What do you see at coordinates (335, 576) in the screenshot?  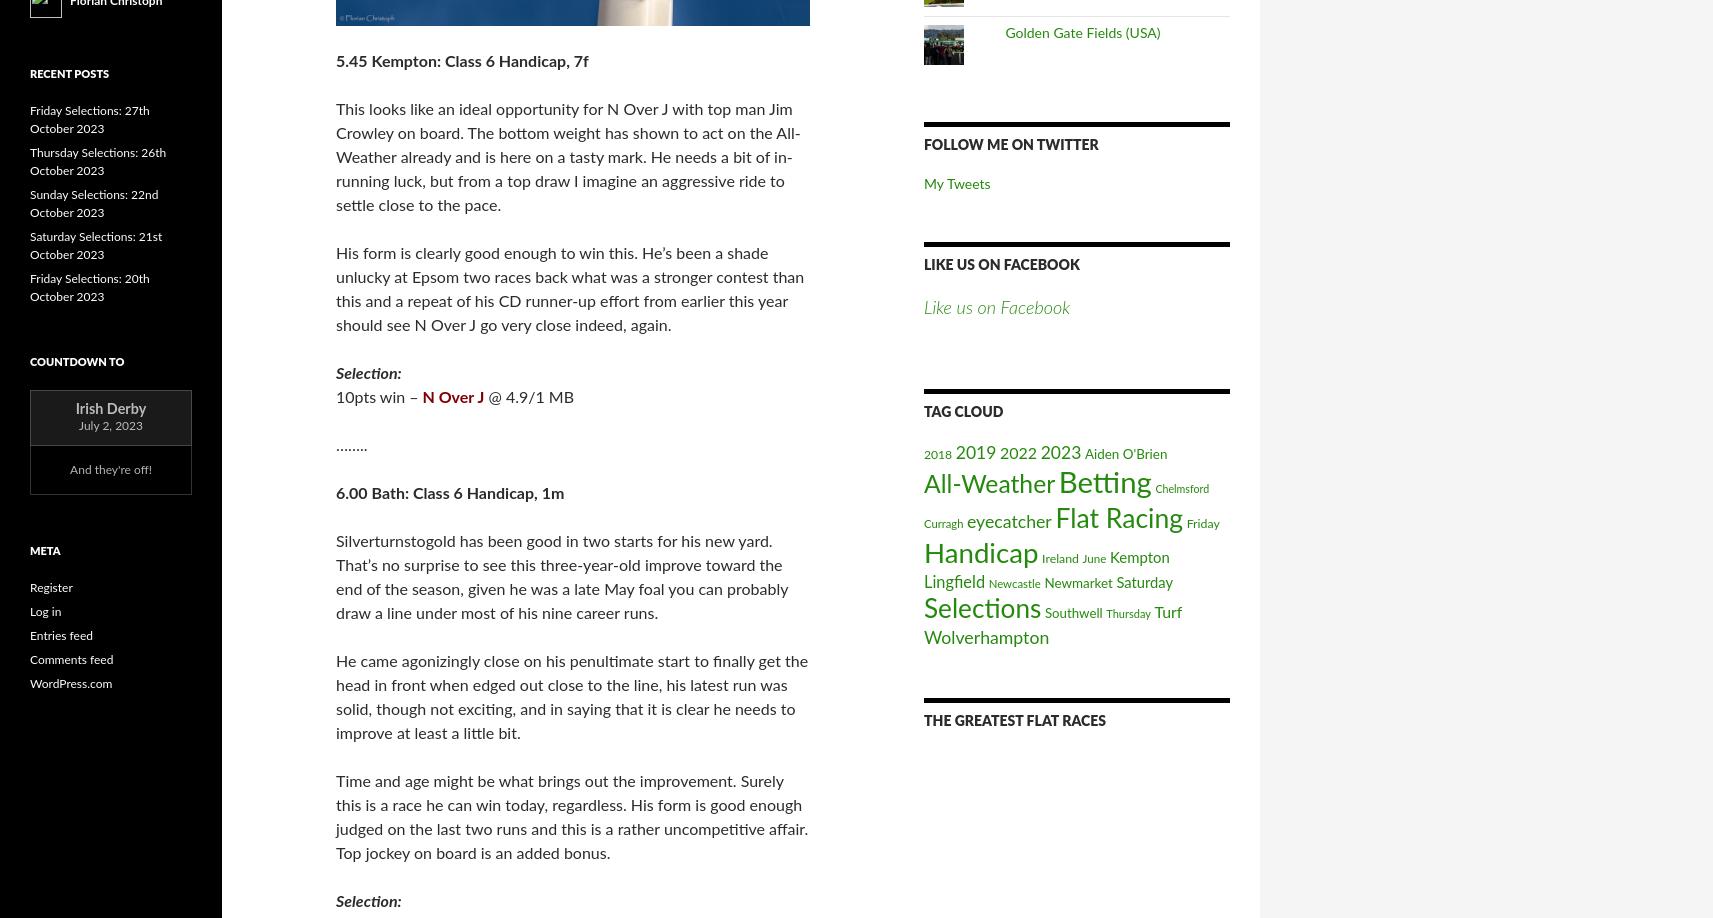 I see `'Silverturnstogold has been good in two starts for his new yard. That’s no surprise to see this three-year-old improve toward the end of the season, given he was a late May foal you can probably draw a line under most of his nine career runs.'` at bounding box center [335, 576].